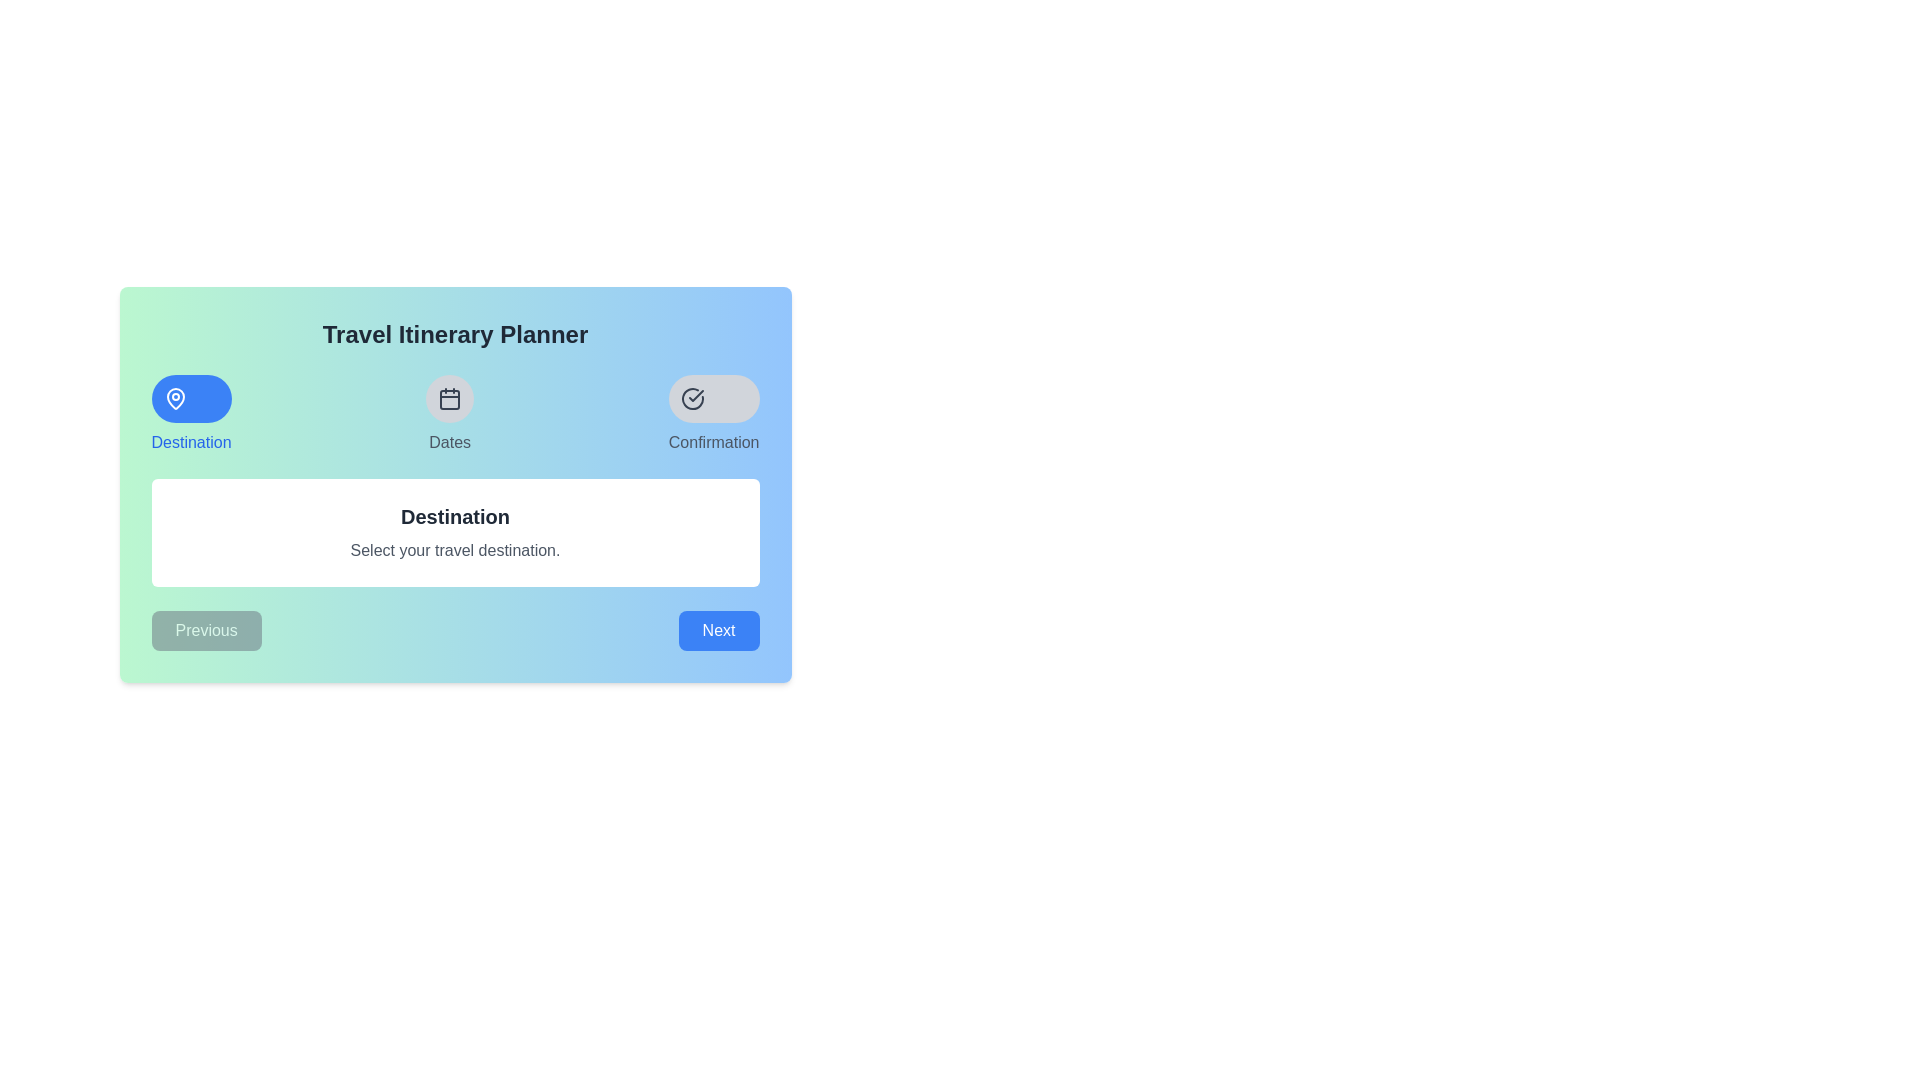 This screenshot has width=1920, height=1080. I want to click on the 'Previous' button on the navigation bar, which is located at the bottom of the card layout and is styled in gray with rounded corners, so click(454, 631).